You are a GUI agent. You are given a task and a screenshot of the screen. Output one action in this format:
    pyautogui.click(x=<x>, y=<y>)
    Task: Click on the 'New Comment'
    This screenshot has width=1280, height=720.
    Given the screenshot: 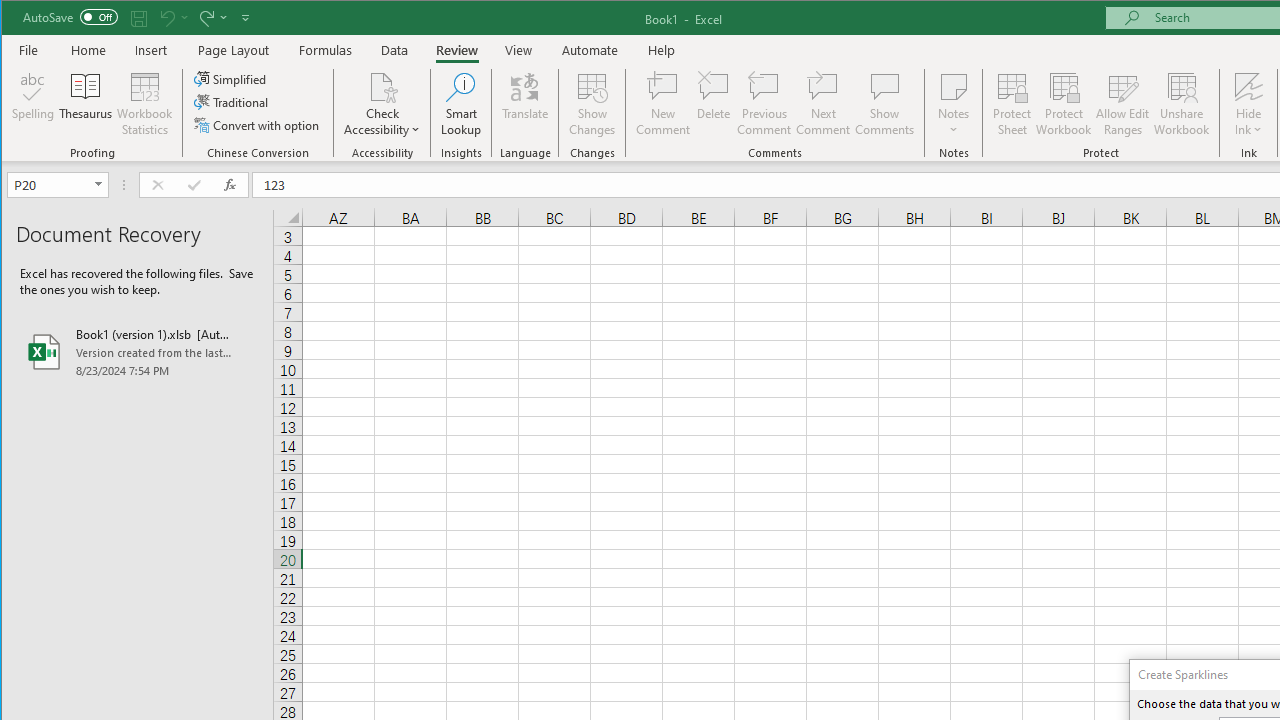 What is the action you would take?
    pyautogui.click(x=663, y=104)
    